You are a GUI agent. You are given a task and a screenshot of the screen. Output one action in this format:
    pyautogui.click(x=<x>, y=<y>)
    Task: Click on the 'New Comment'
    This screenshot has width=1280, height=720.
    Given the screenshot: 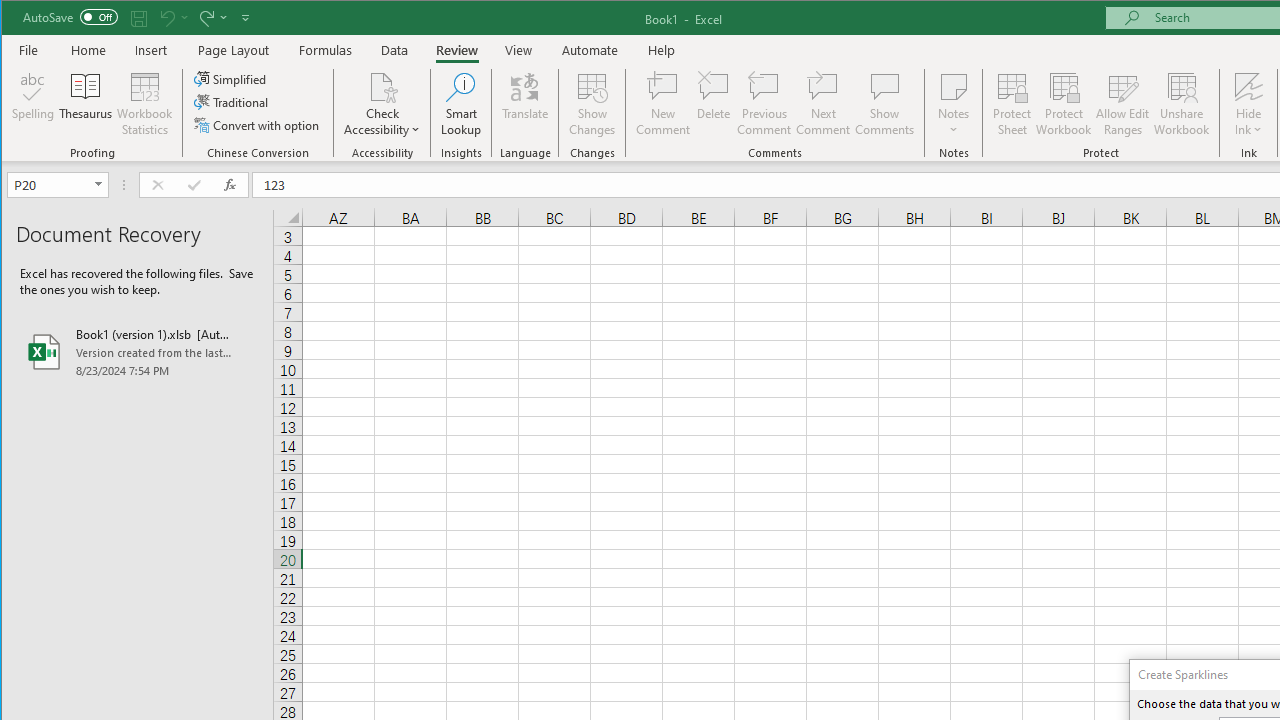 What is the action you would take?
    pyautogui.click(x=663, y=104)
    